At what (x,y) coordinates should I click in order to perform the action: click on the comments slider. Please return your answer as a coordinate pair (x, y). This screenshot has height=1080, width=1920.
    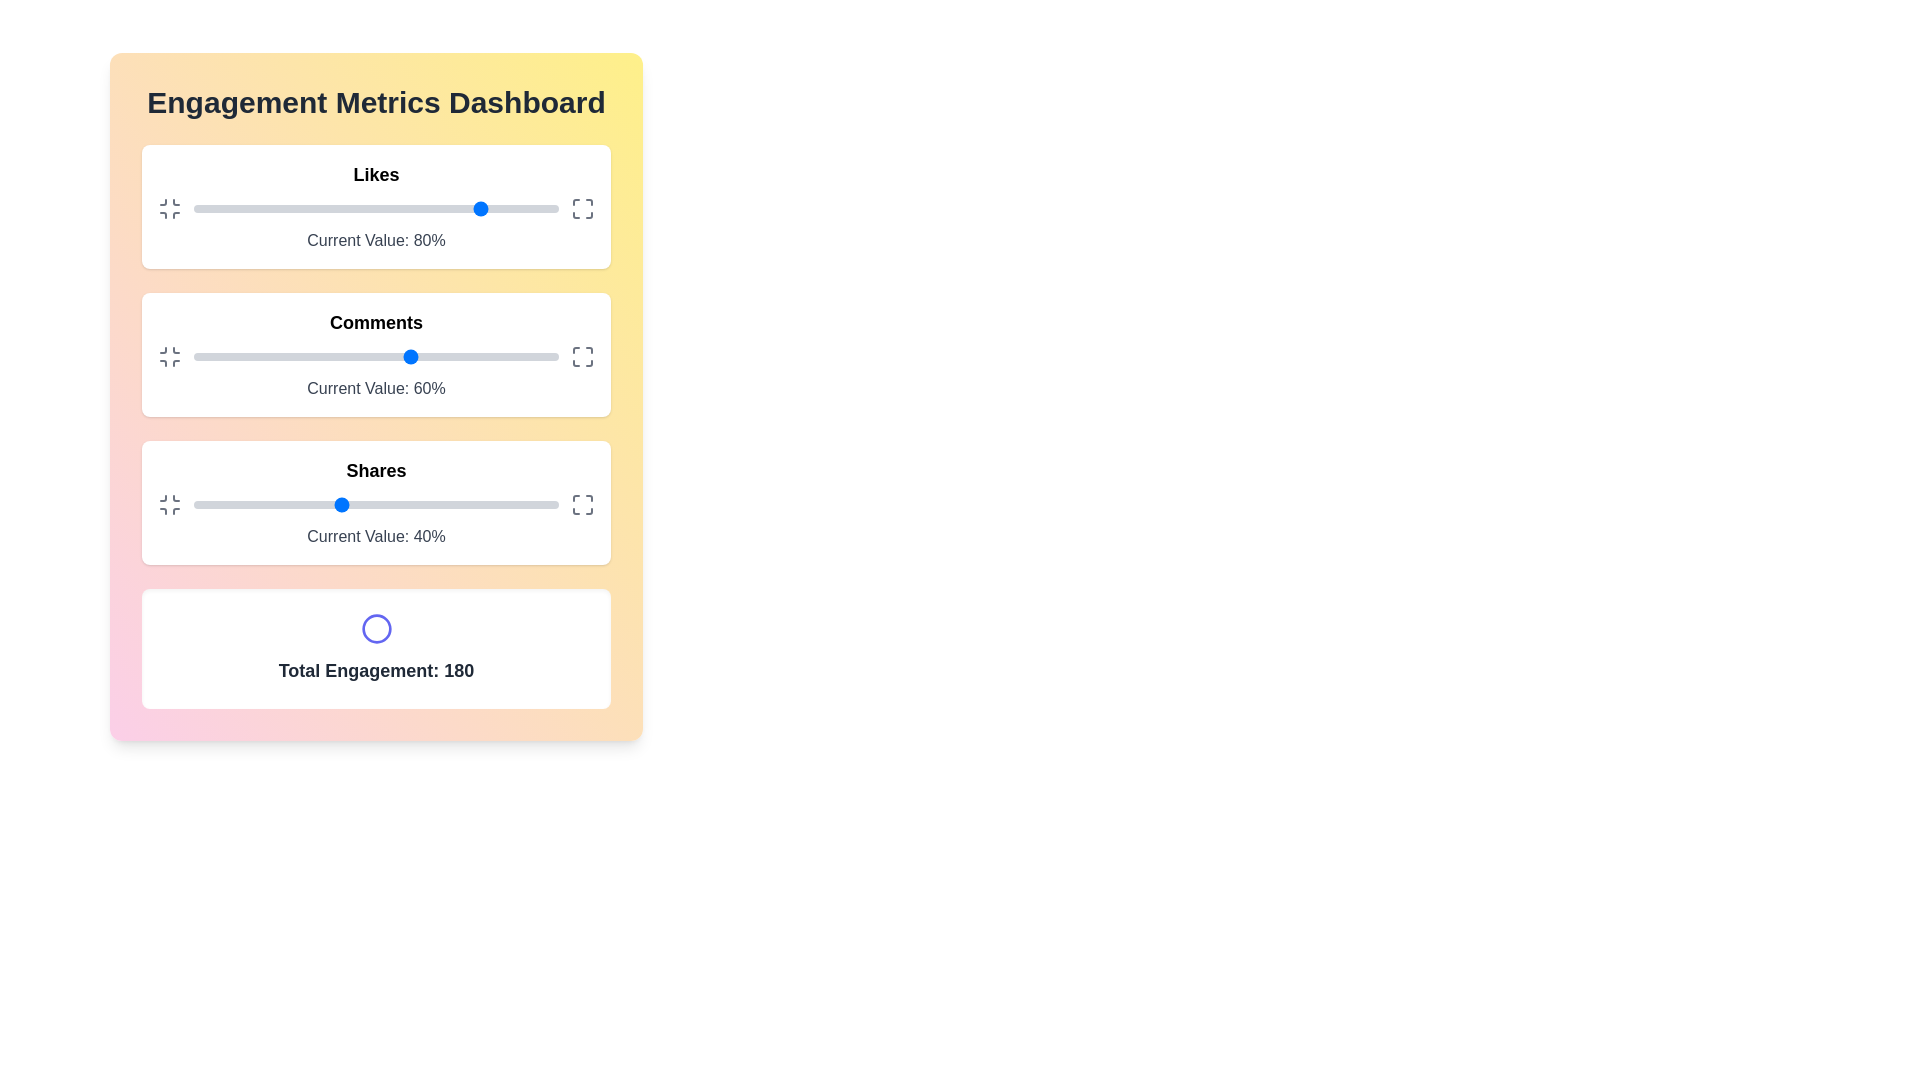
    Looking at the image, I should click on (455, 356).